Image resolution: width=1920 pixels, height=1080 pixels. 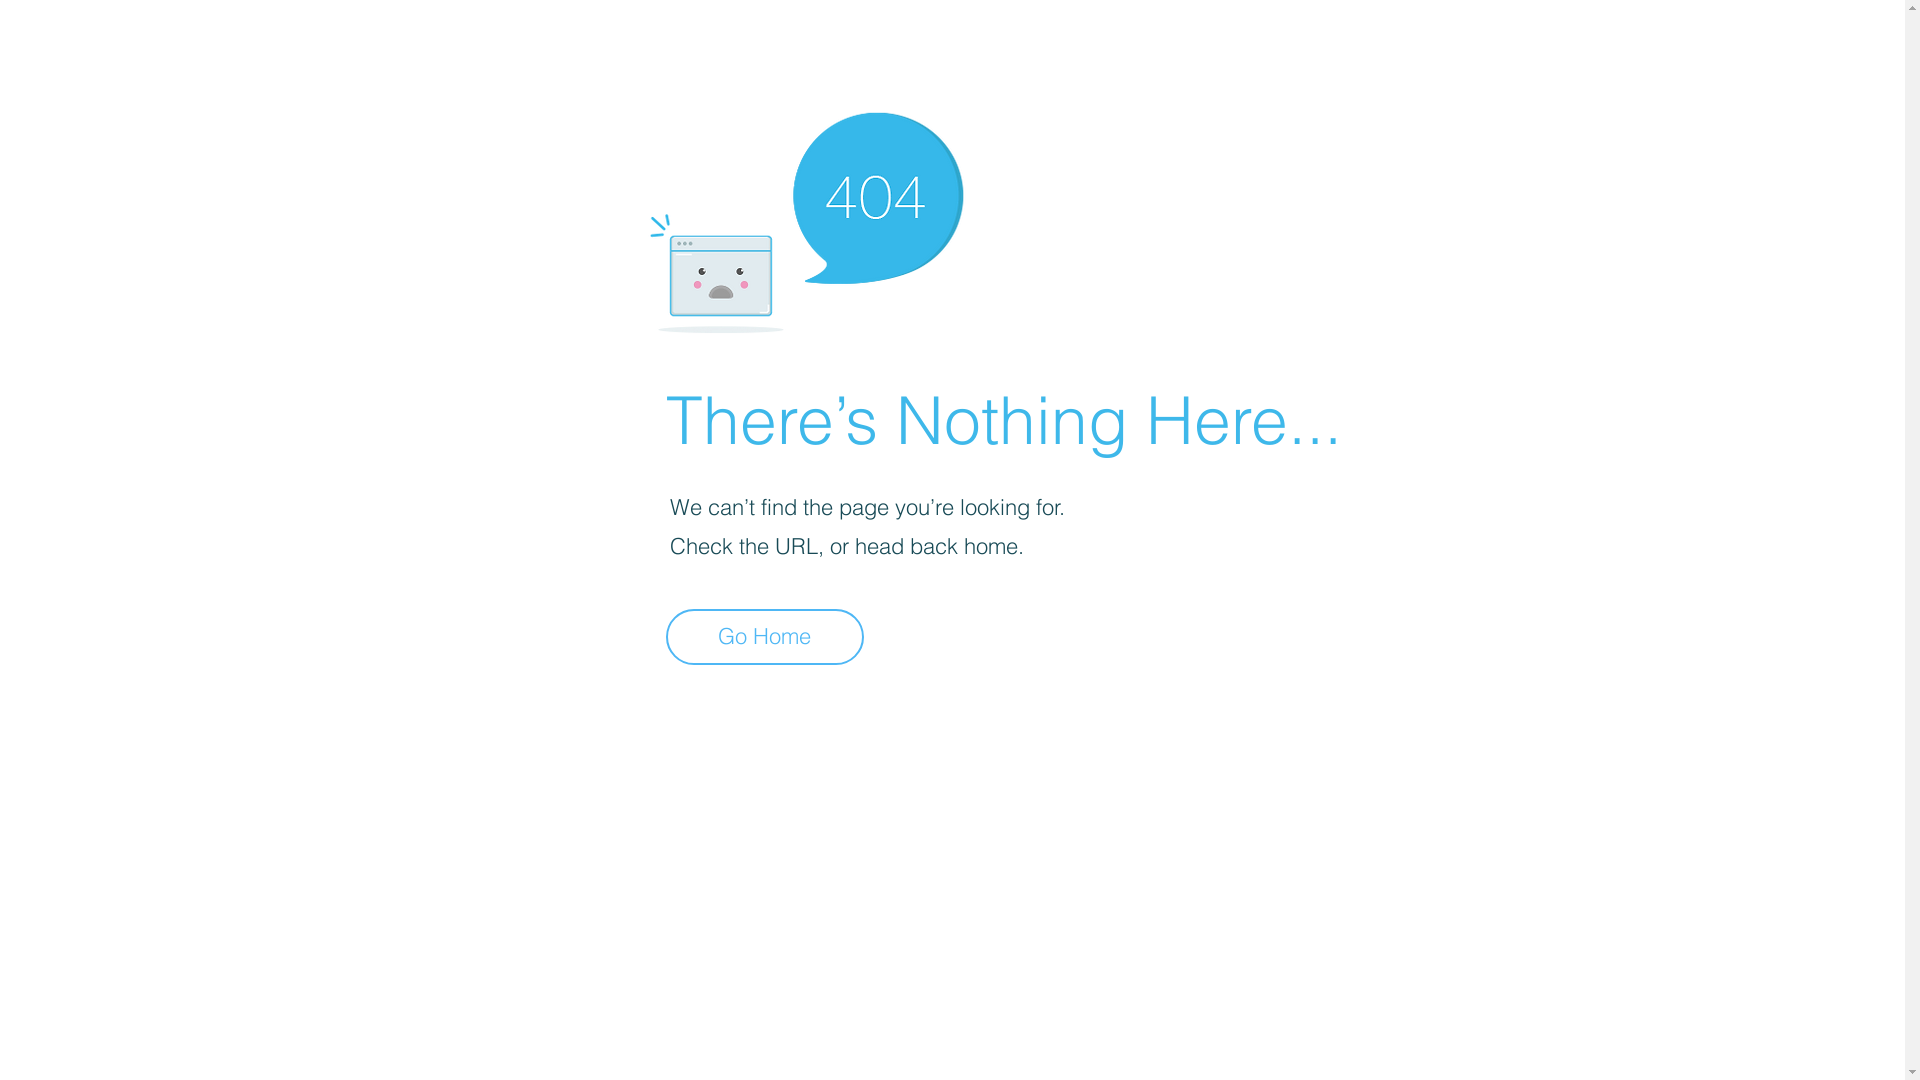 I want to click on 'Go Home', so click(x=666, y=636).